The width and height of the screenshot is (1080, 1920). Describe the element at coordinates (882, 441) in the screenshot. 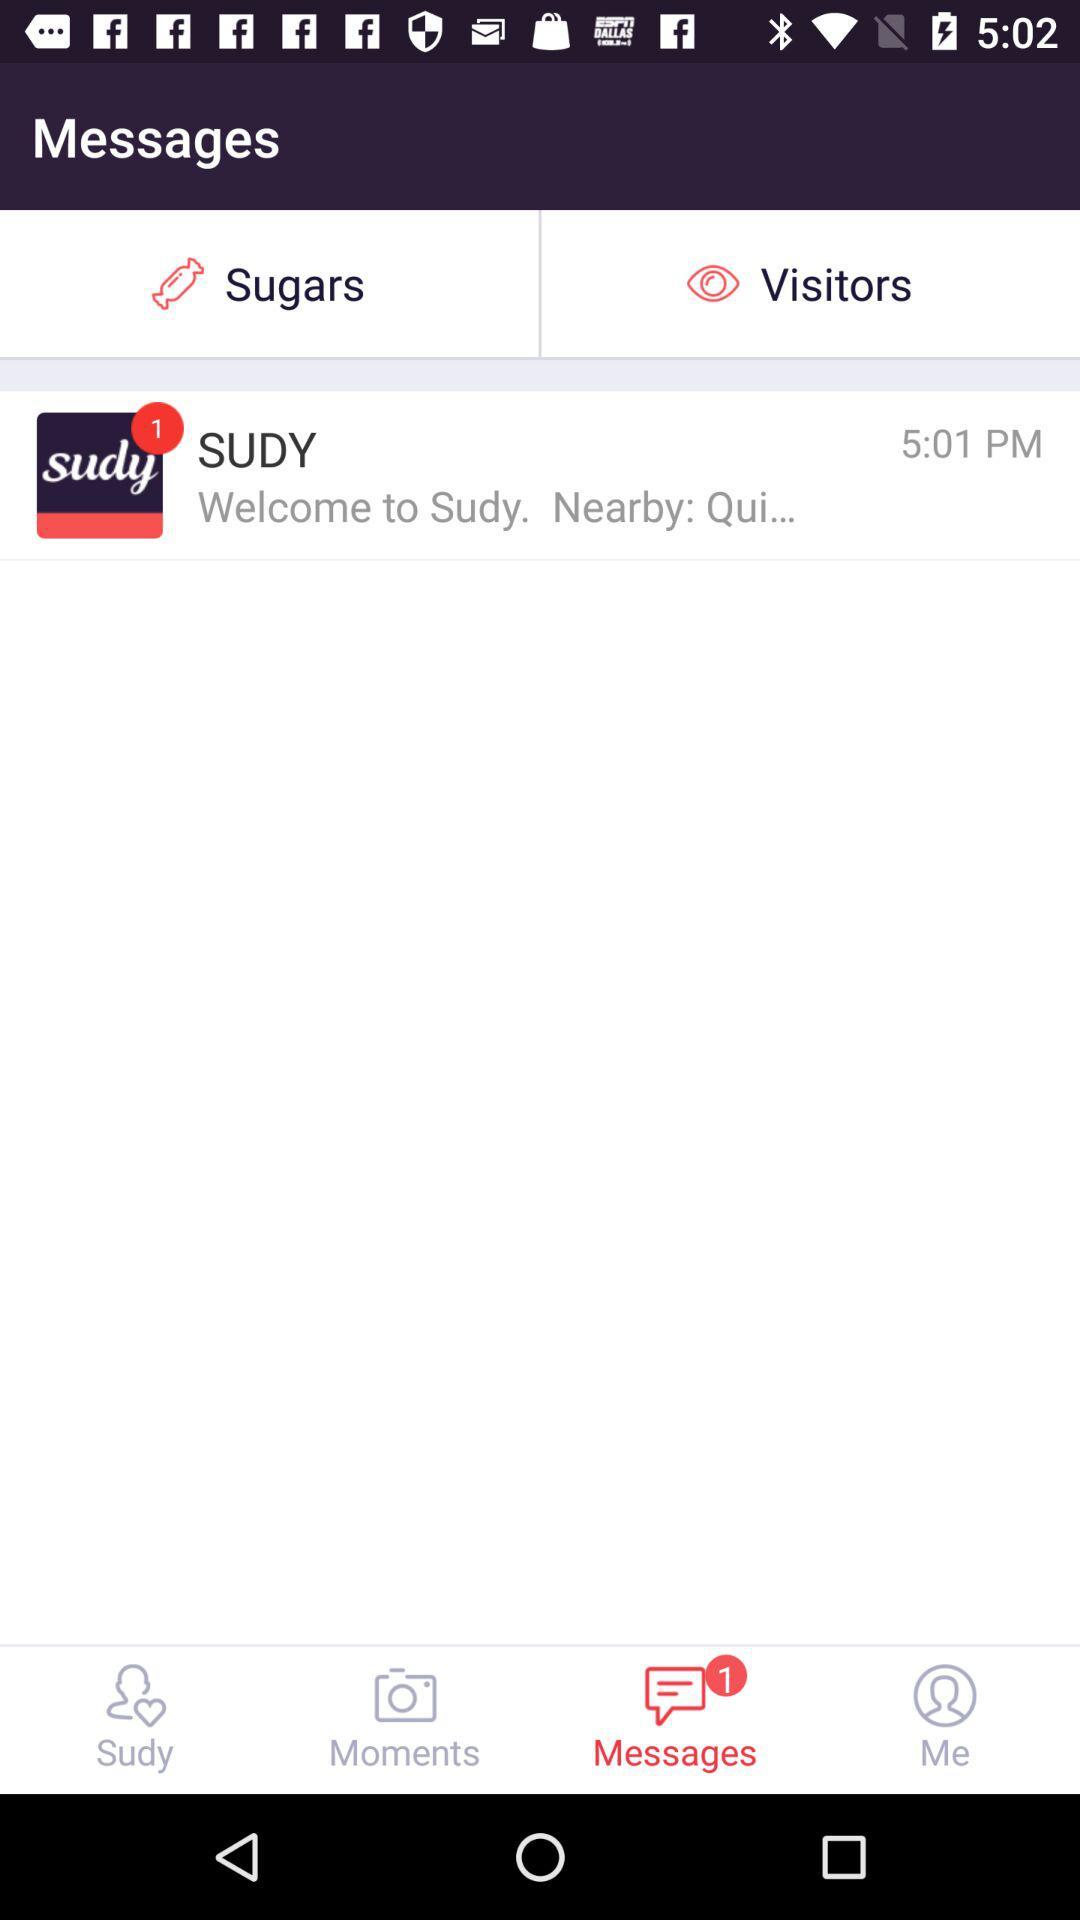

I see `the 5:01 pm icon` at that location.